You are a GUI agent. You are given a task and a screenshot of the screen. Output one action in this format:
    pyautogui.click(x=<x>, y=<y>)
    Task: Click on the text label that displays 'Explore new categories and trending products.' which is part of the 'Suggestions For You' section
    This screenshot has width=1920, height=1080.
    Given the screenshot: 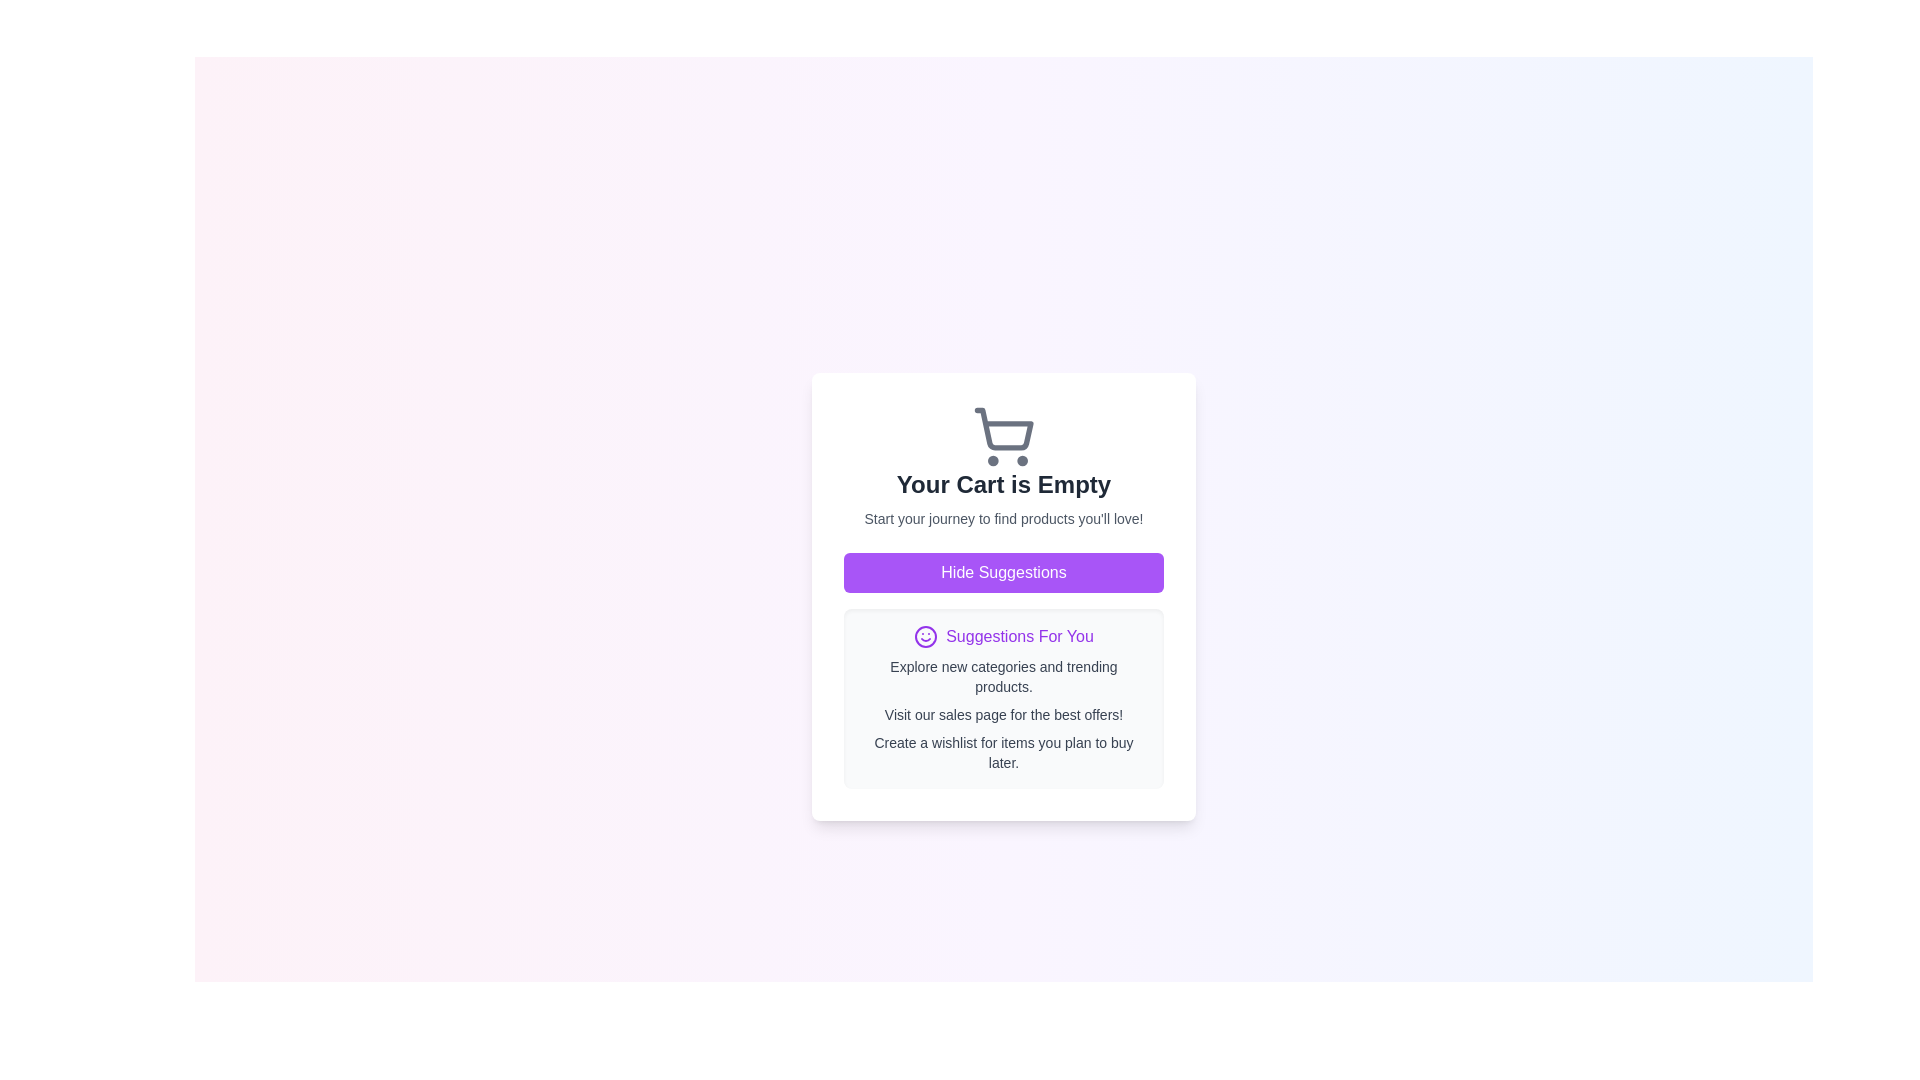 What is the action you would take?
    pyautogui.click(x=1003, y=676)
    